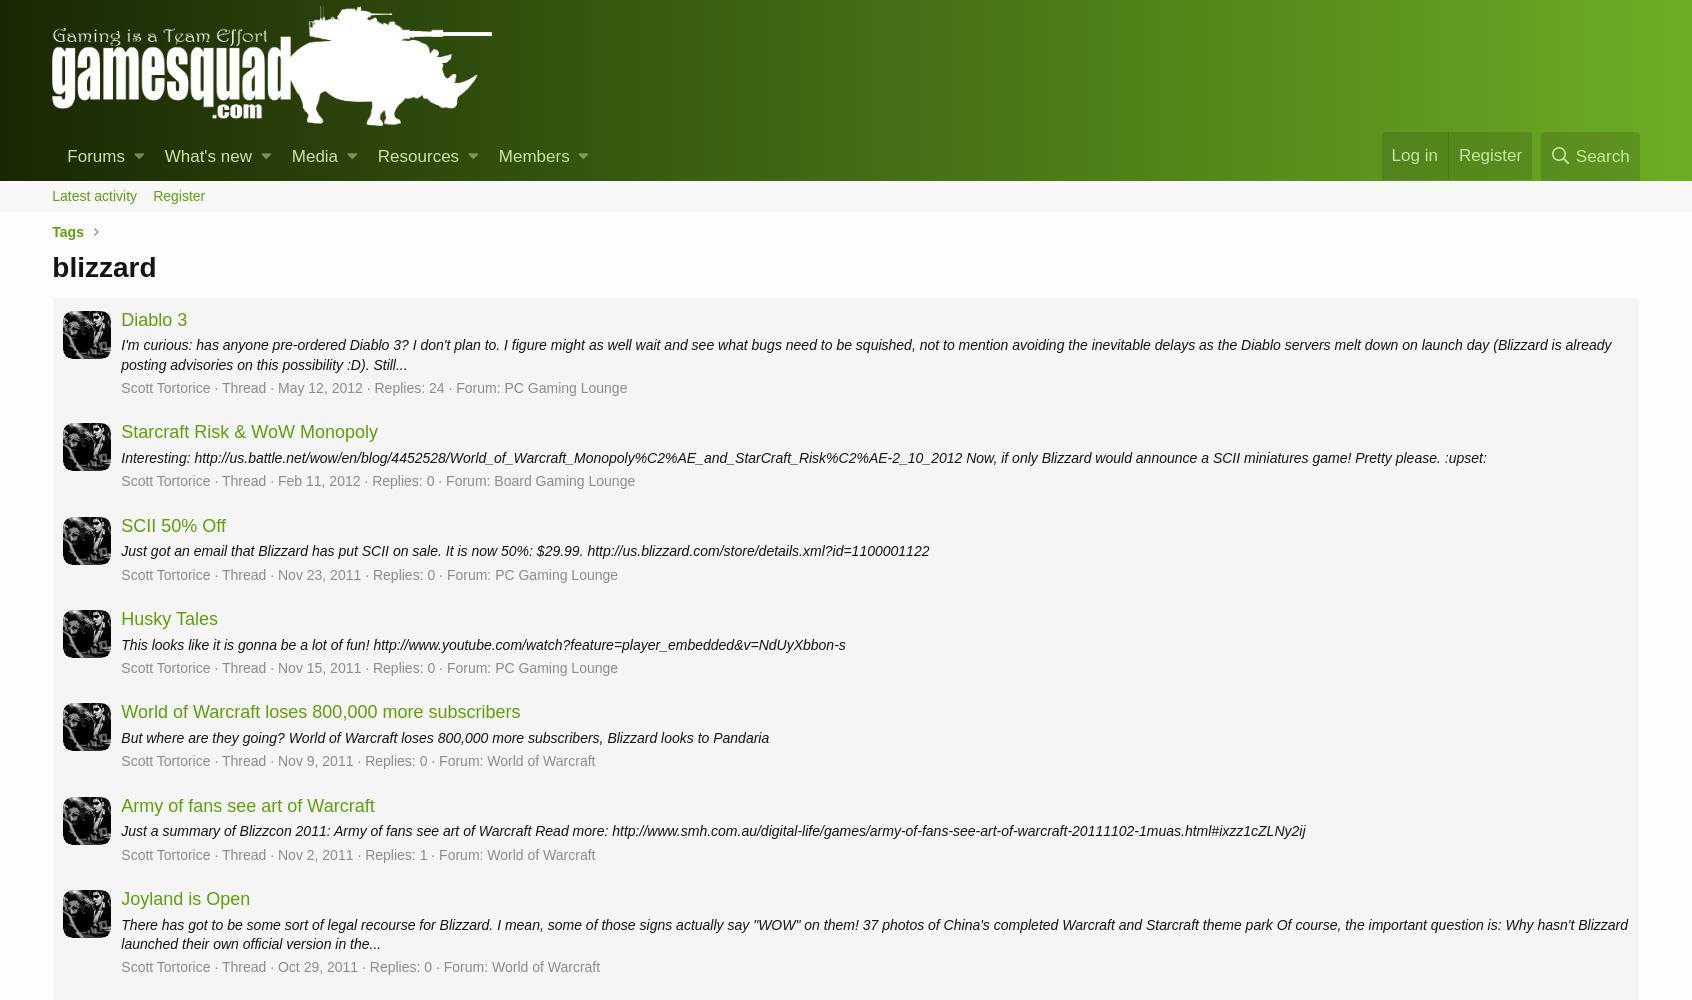 This screenshot has width=1692, height=1000. What do you see at coordinates (318, 387) in the screenshot?
I see `'May 12, 2012'` at bounding box center [318, 387].